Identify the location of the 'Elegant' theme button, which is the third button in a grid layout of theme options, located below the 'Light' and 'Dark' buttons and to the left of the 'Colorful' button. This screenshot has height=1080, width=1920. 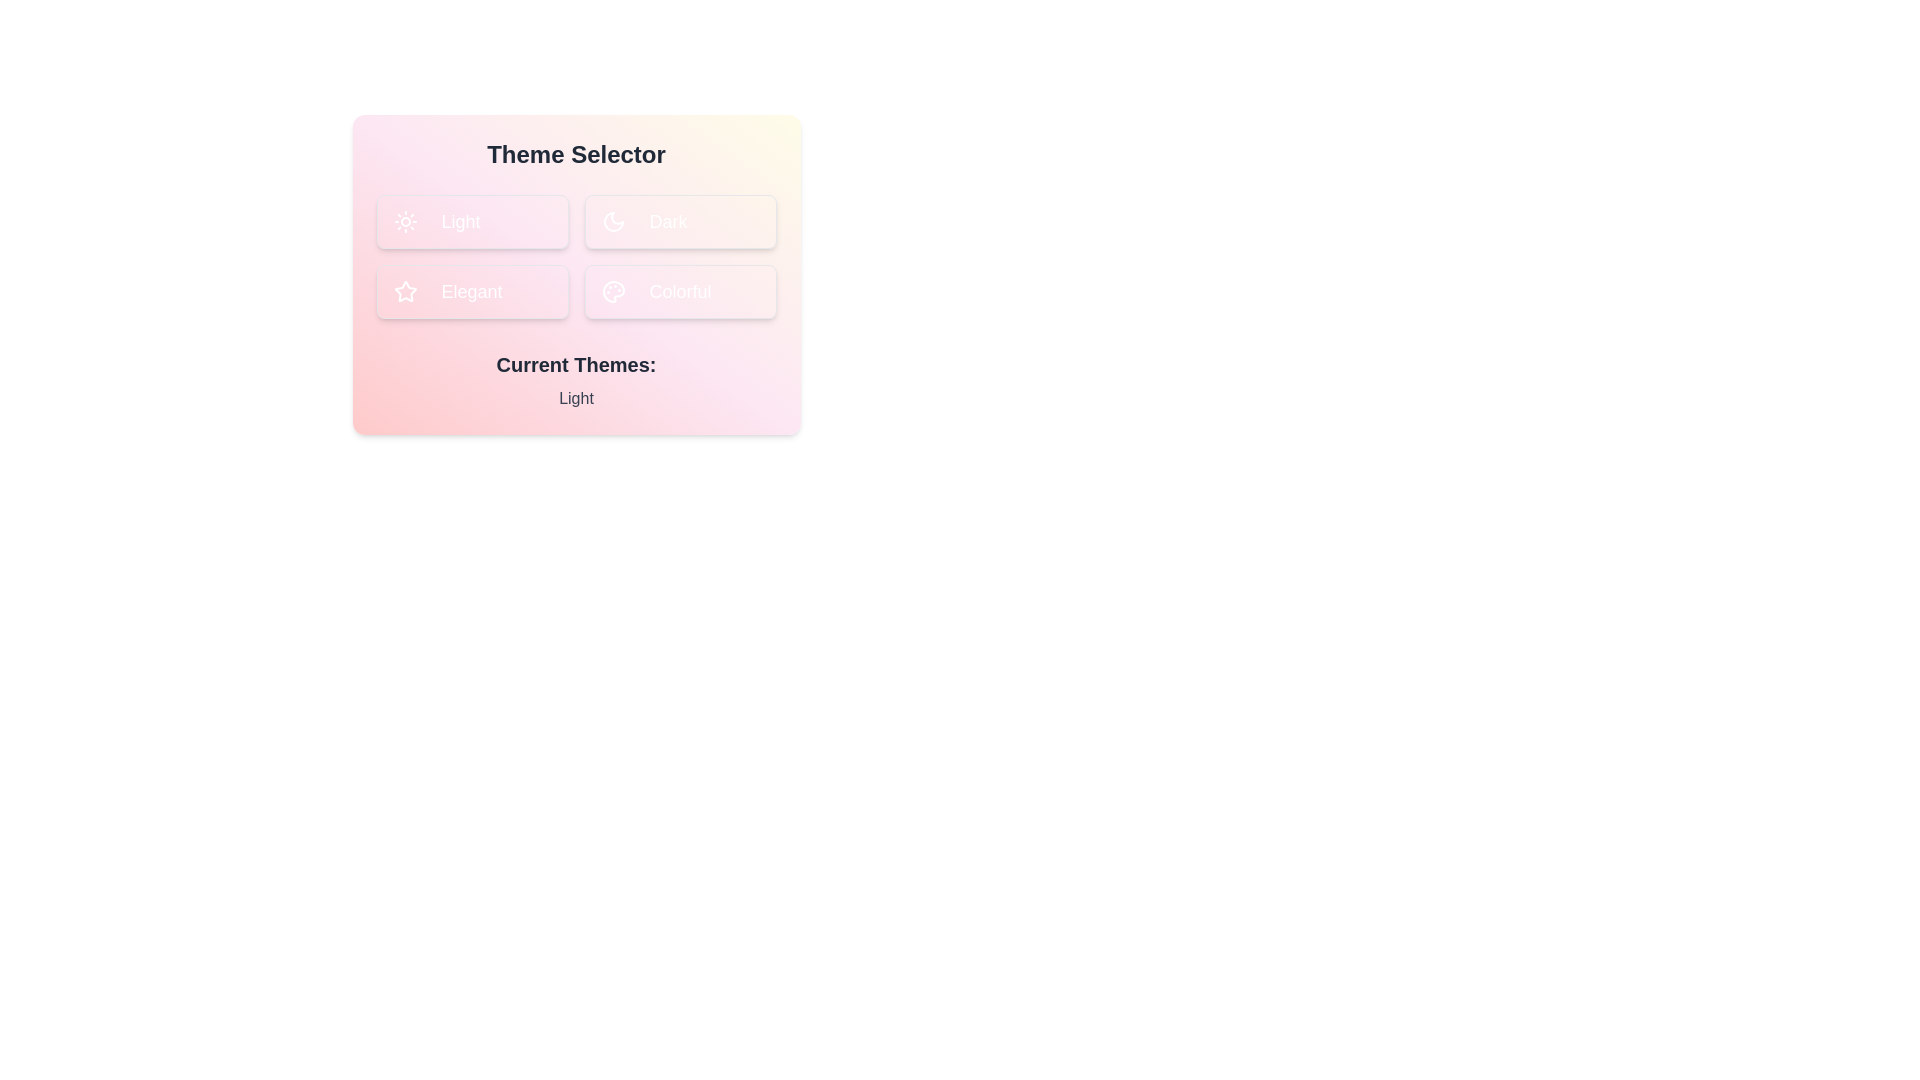
(471, 292).